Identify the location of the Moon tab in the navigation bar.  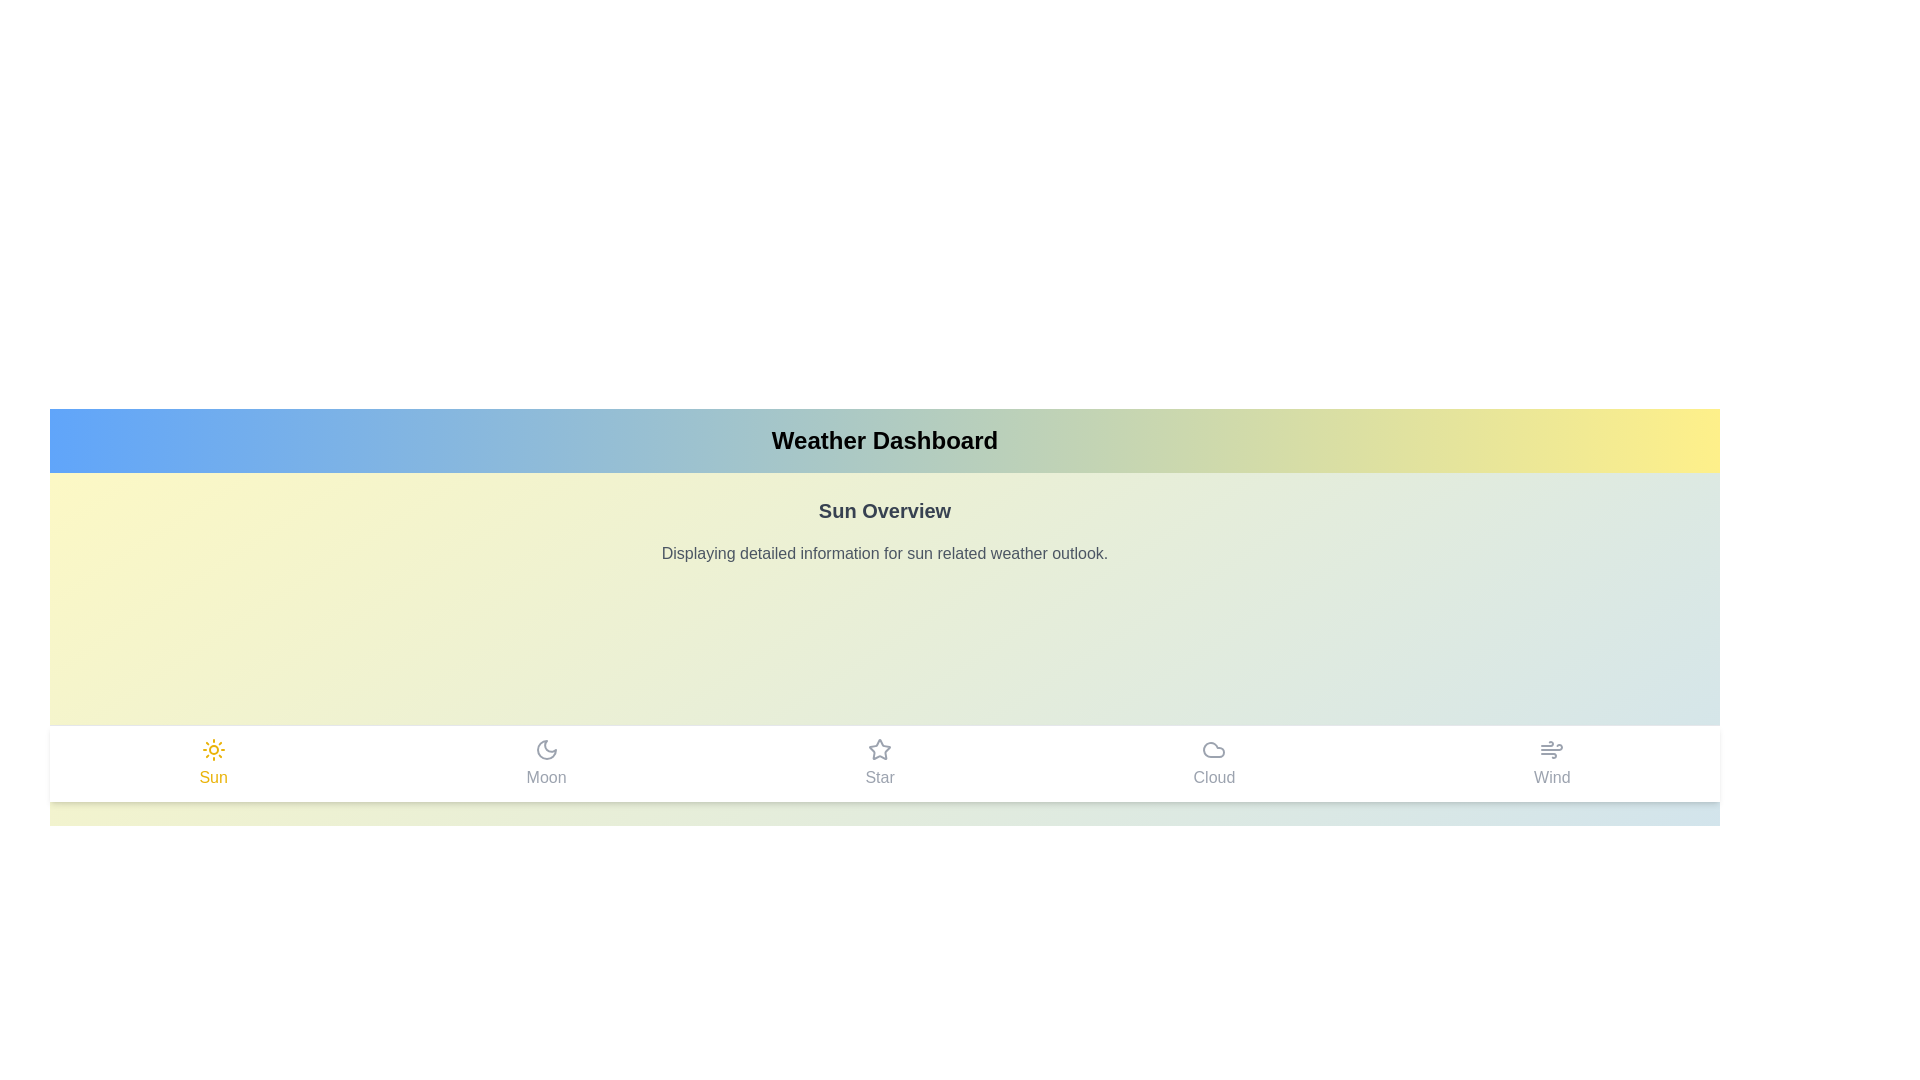
(546, 763).